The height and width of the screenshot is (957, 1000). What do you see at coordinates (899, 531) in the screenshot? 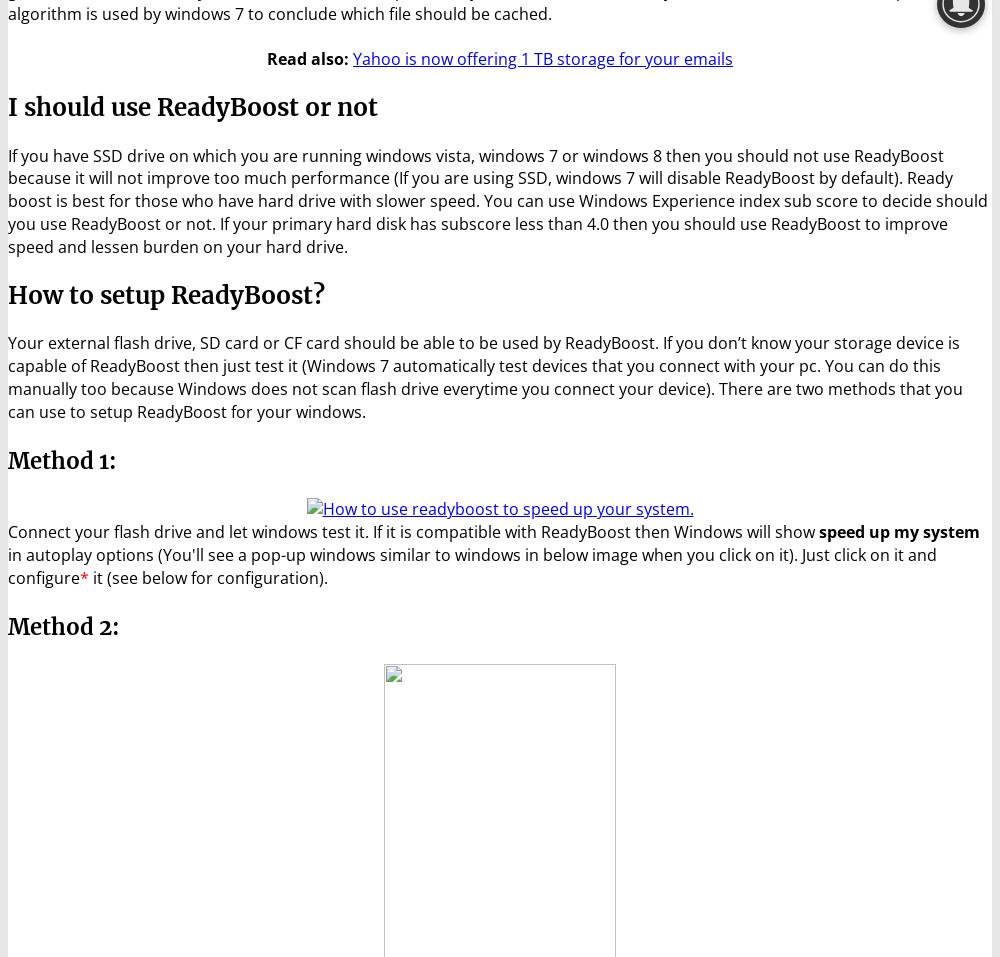
I see `'speed up my system'` at bounding box center [899, 531].